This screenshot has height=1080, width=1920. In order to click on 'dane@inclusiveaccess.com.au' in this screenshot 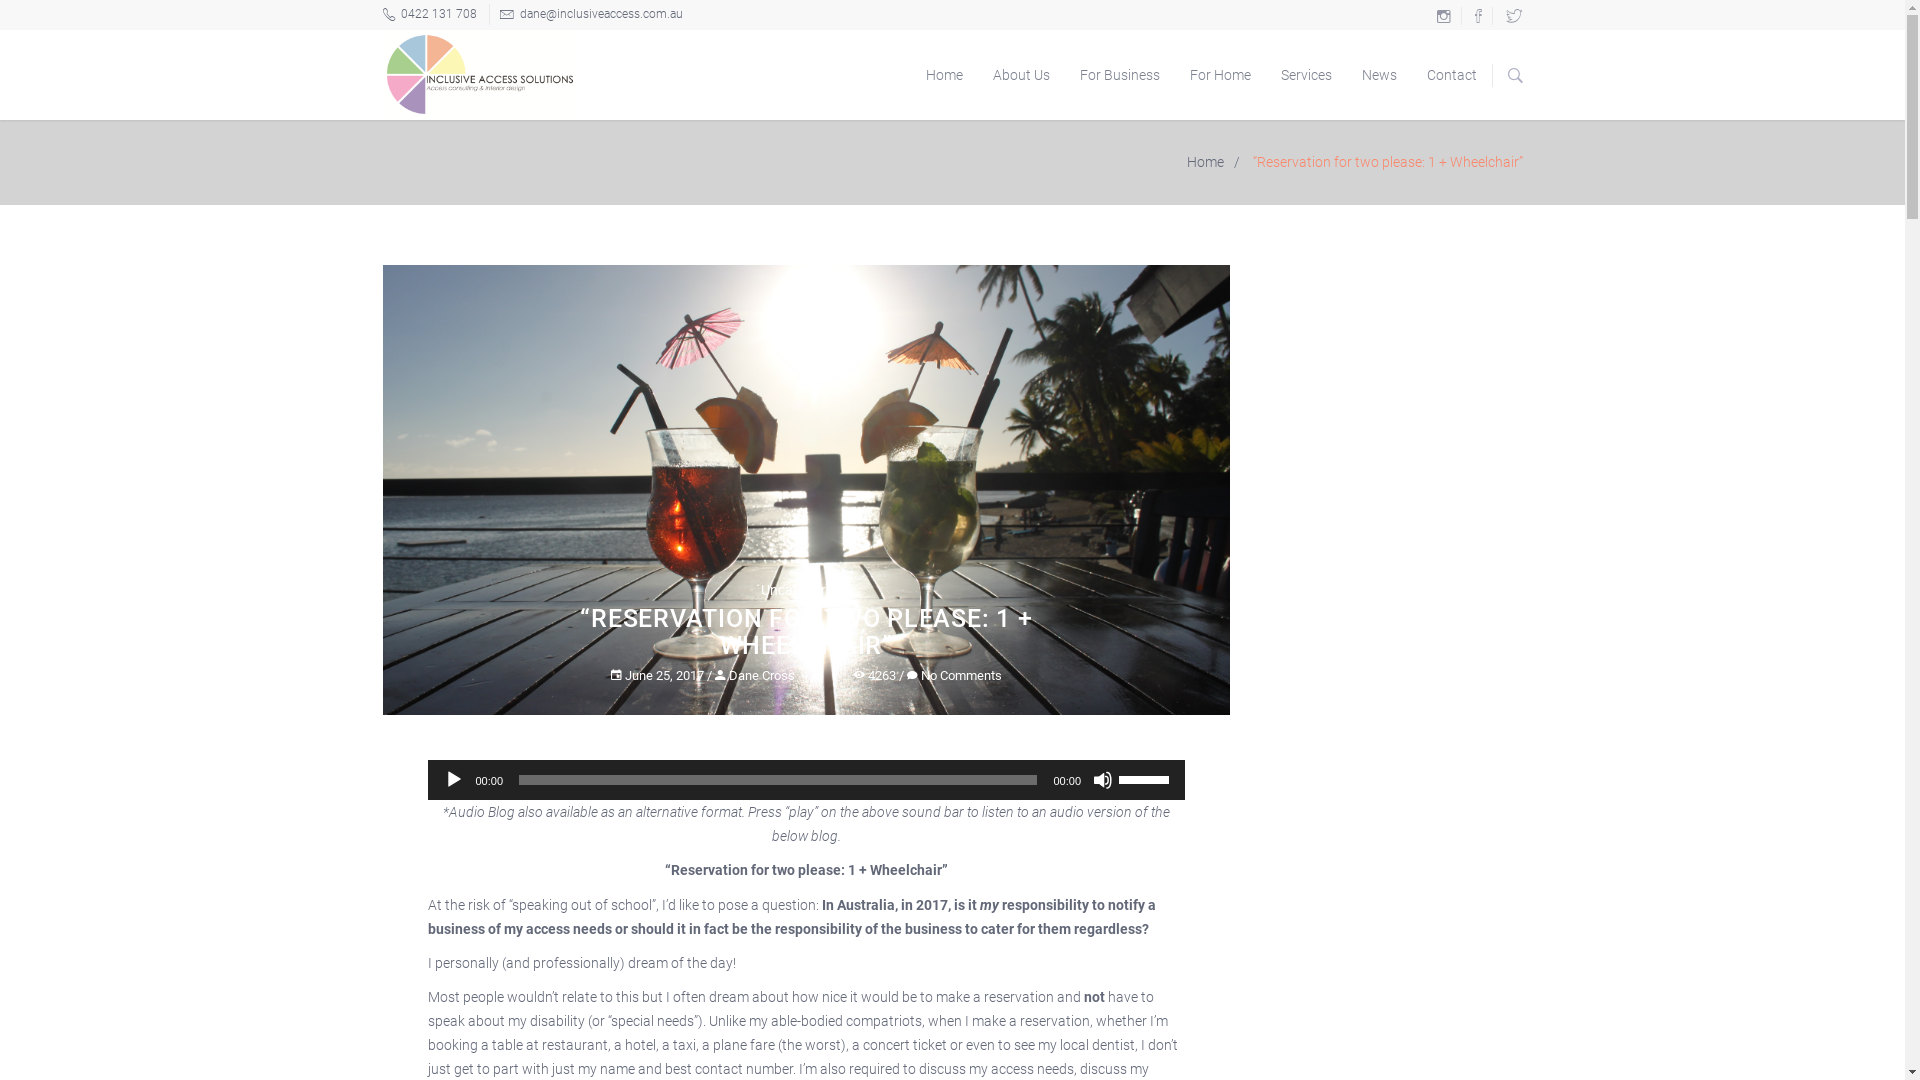, I will do `click(488, 14)`.